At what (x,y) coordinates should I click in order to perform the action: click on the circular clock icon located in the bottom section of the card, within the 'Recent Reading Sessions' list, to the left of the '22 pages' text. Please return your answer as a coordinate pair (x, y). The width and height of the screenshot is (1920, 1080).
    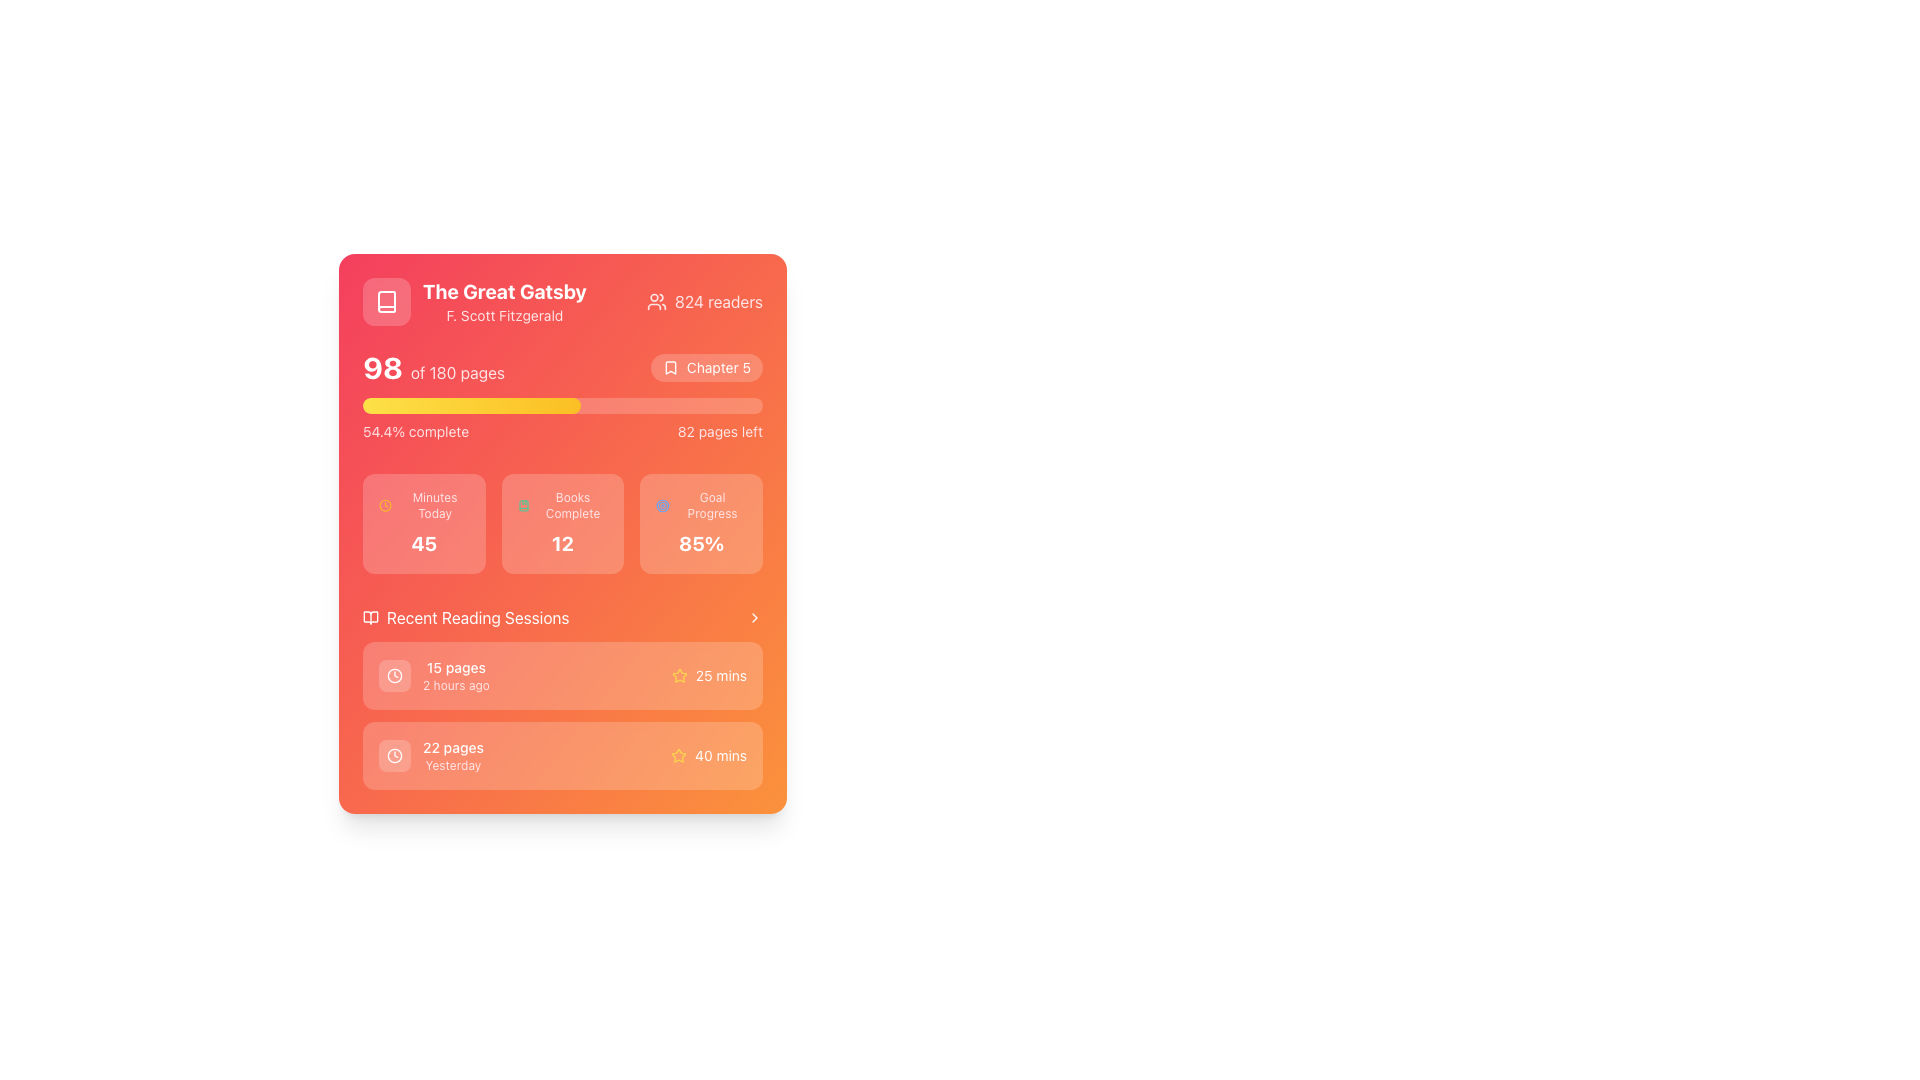
    Looking at the image, I should click on (394, 756).